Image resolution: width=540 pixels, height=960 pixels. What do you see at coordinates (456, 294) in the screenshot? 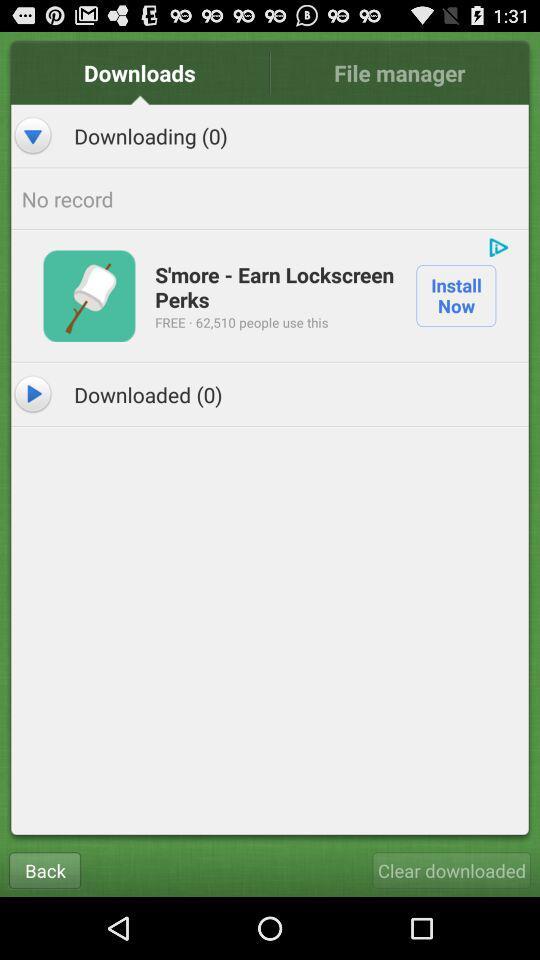
I see `install now` at bounding box center [456, 294].